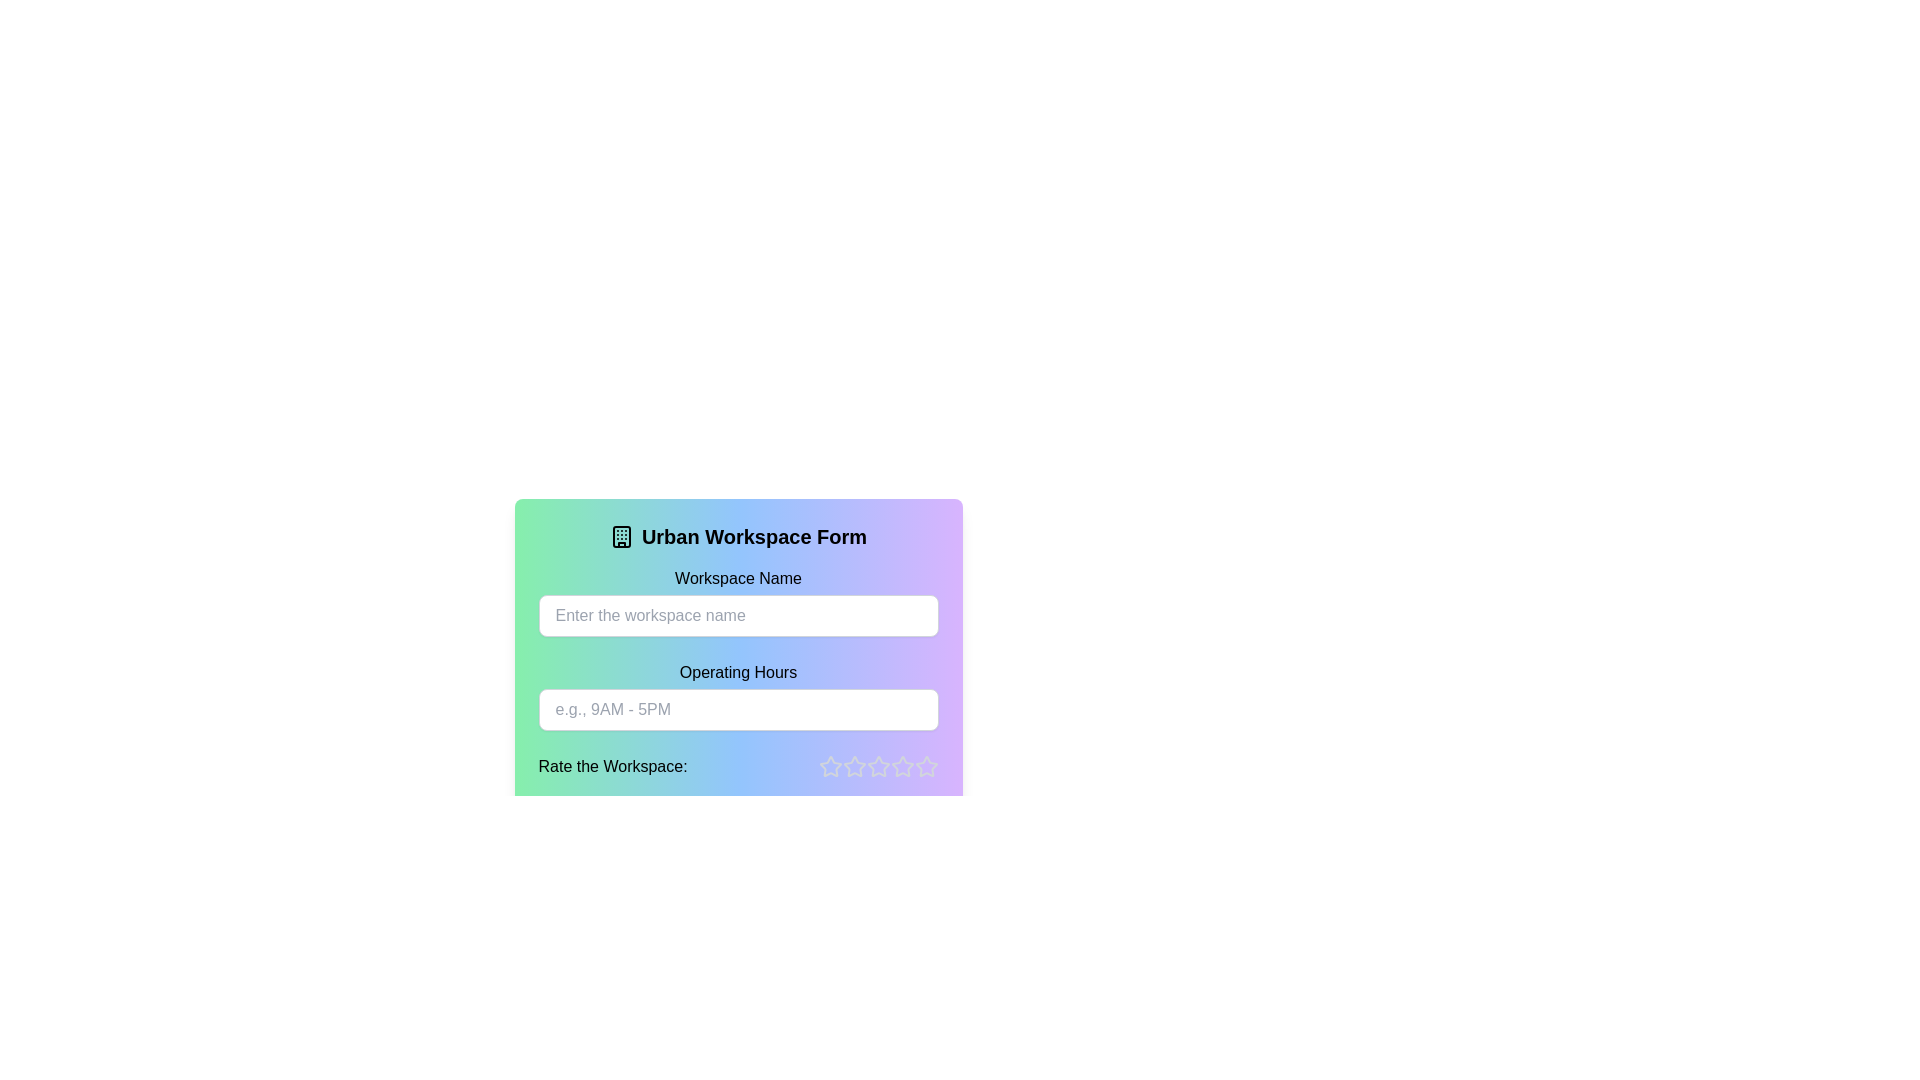  I want to click on the label text that reads 'Workspace Name' styled in bold black font, located just above the input field for entering the workspace name in the Urban Workspace Form, so click(737, 578).